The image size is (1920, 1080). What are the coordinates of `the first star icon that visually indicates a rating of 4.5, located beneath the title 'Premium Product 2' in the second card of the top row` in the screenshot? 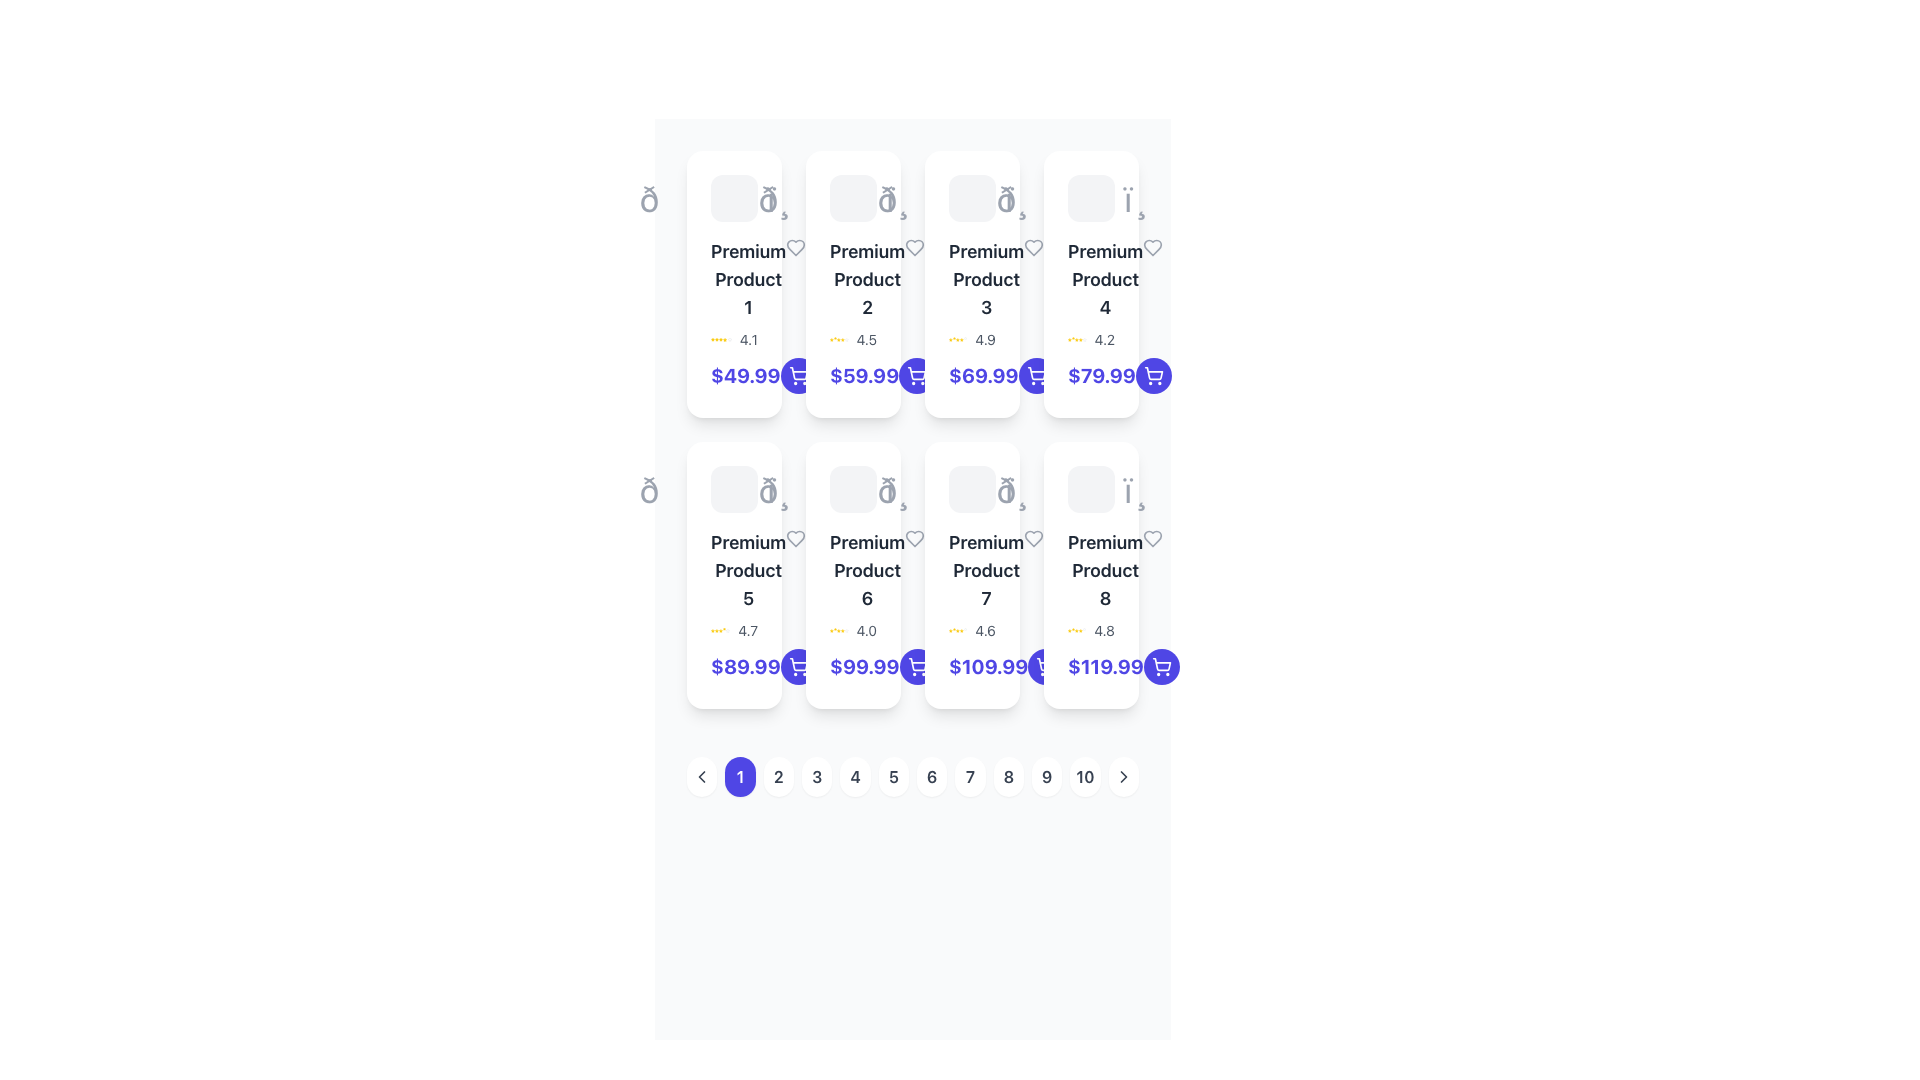 It's located at (831, 338).